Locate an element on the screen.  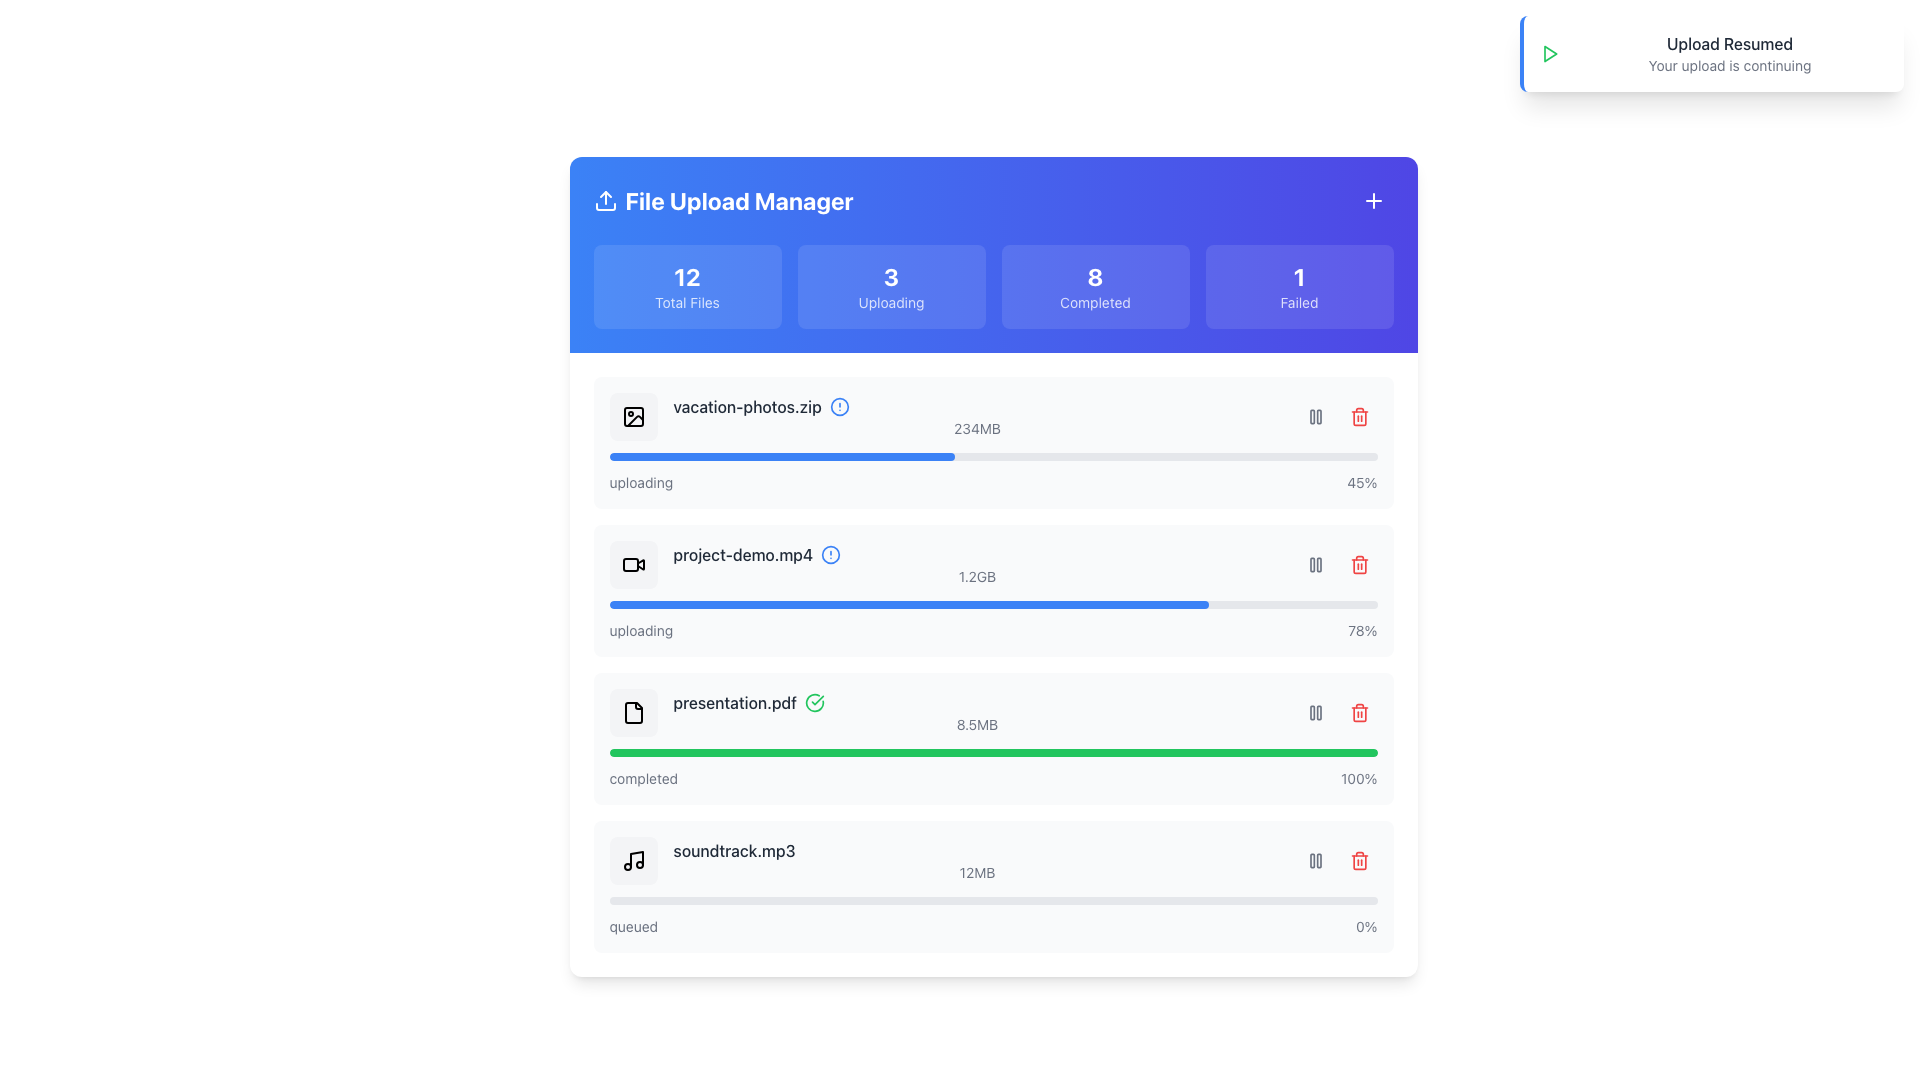
the red trash bin icon at the end of the progress bar for the file labeled 'soundtrack.mp3' is located at coordinates (1359, 859).